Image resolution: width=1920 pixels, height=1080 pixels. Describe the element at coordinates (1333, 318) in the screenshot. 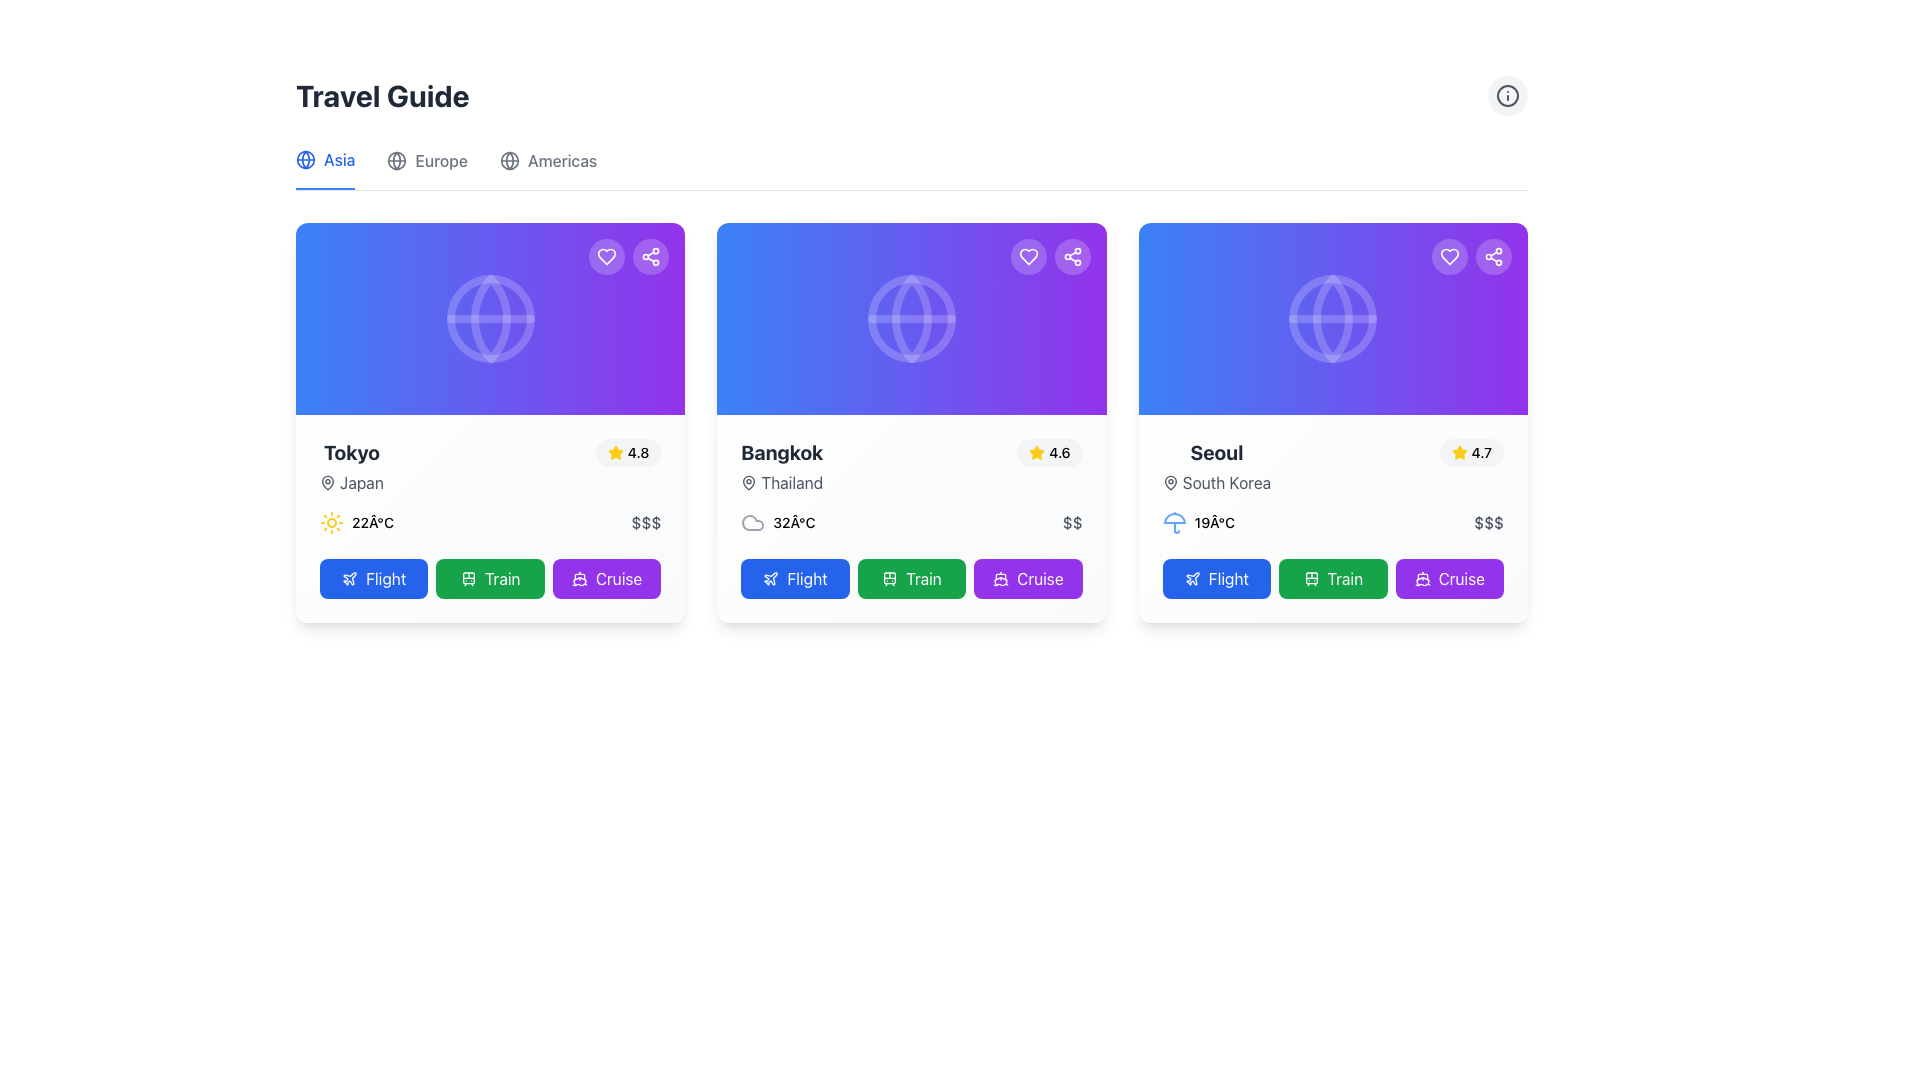

I see `the vertical elliptical portion of the globe graphic in the Seoul travel card, which is styled with thin lines and is centered within the icon` at that location.